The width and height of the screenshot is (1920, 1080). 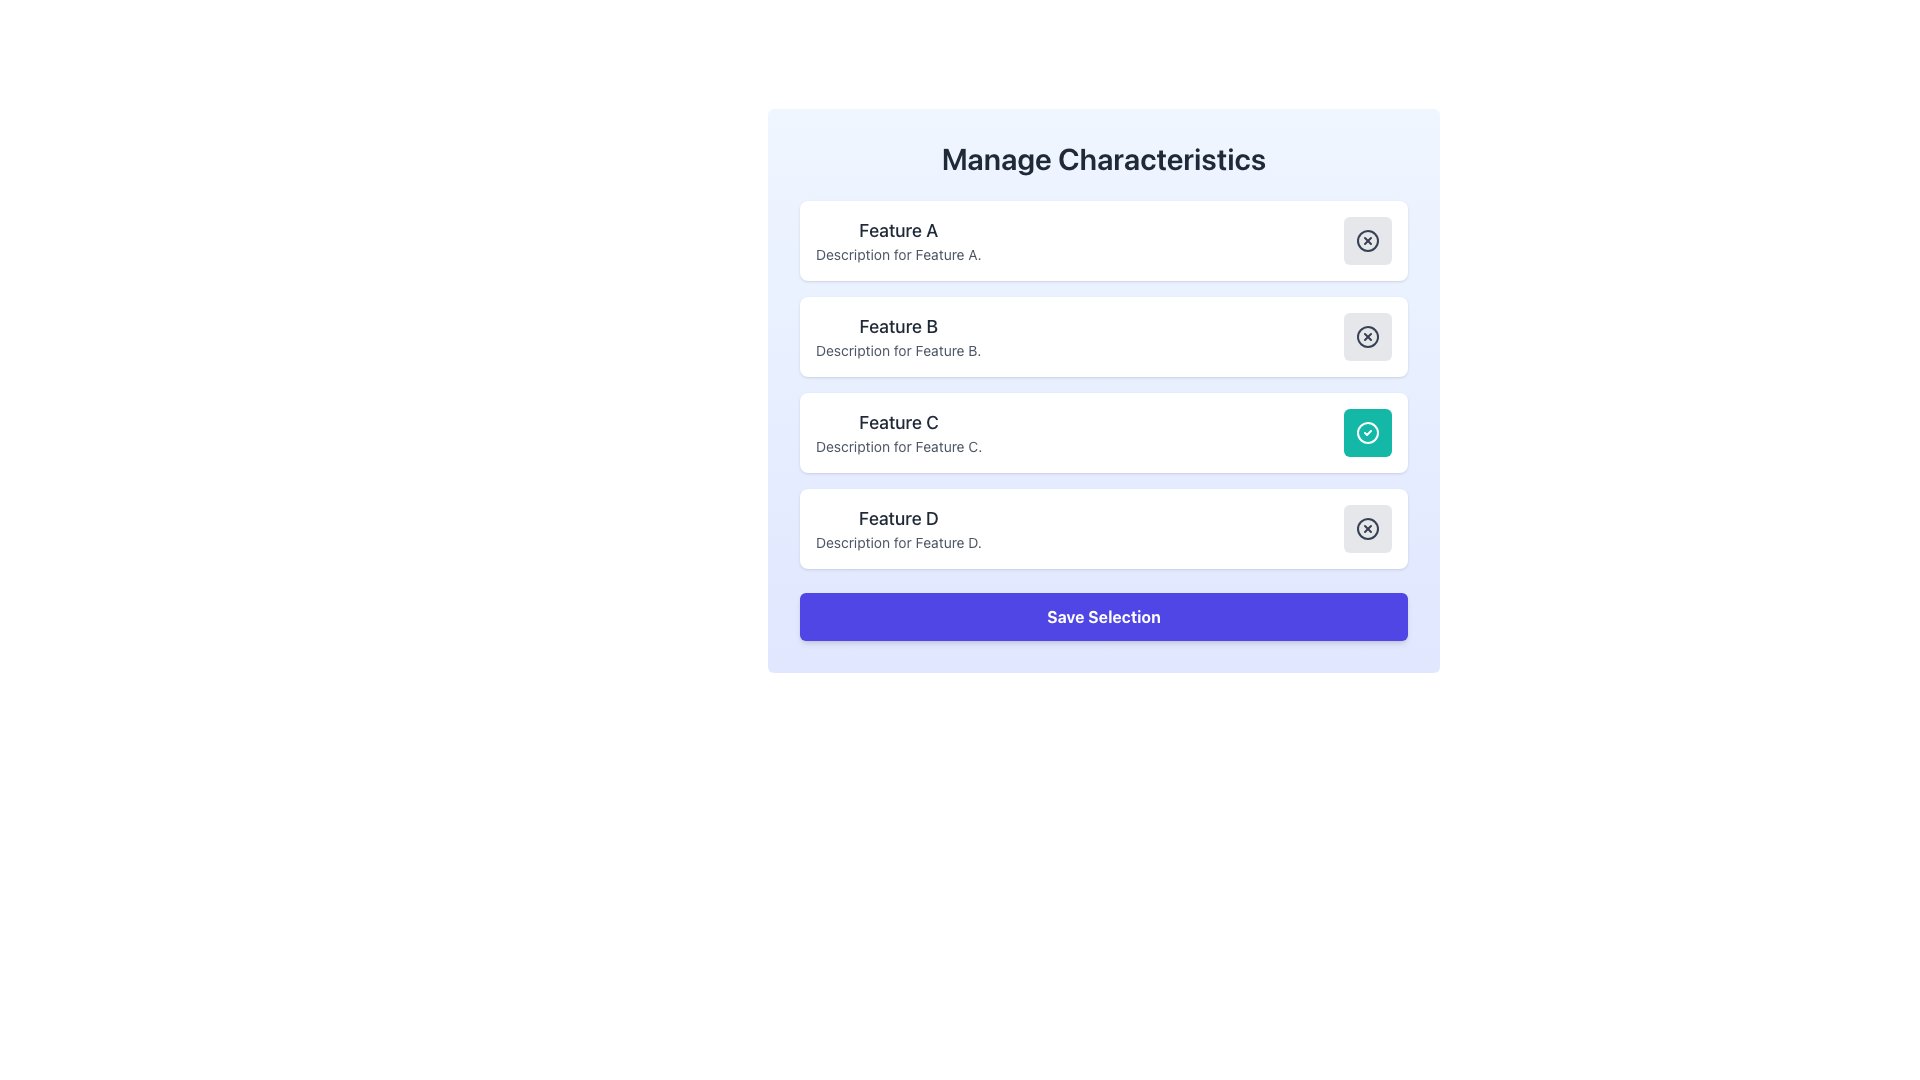 What do you see at coordinates (898, 422) in the screenshot?
I see `the 'Feature C' text label, which is styled in bold and is the third item in the 'Manage Characteristics' section, positioned between 'Feature B' and 'Feature D'` at bounding box center [898, 422].